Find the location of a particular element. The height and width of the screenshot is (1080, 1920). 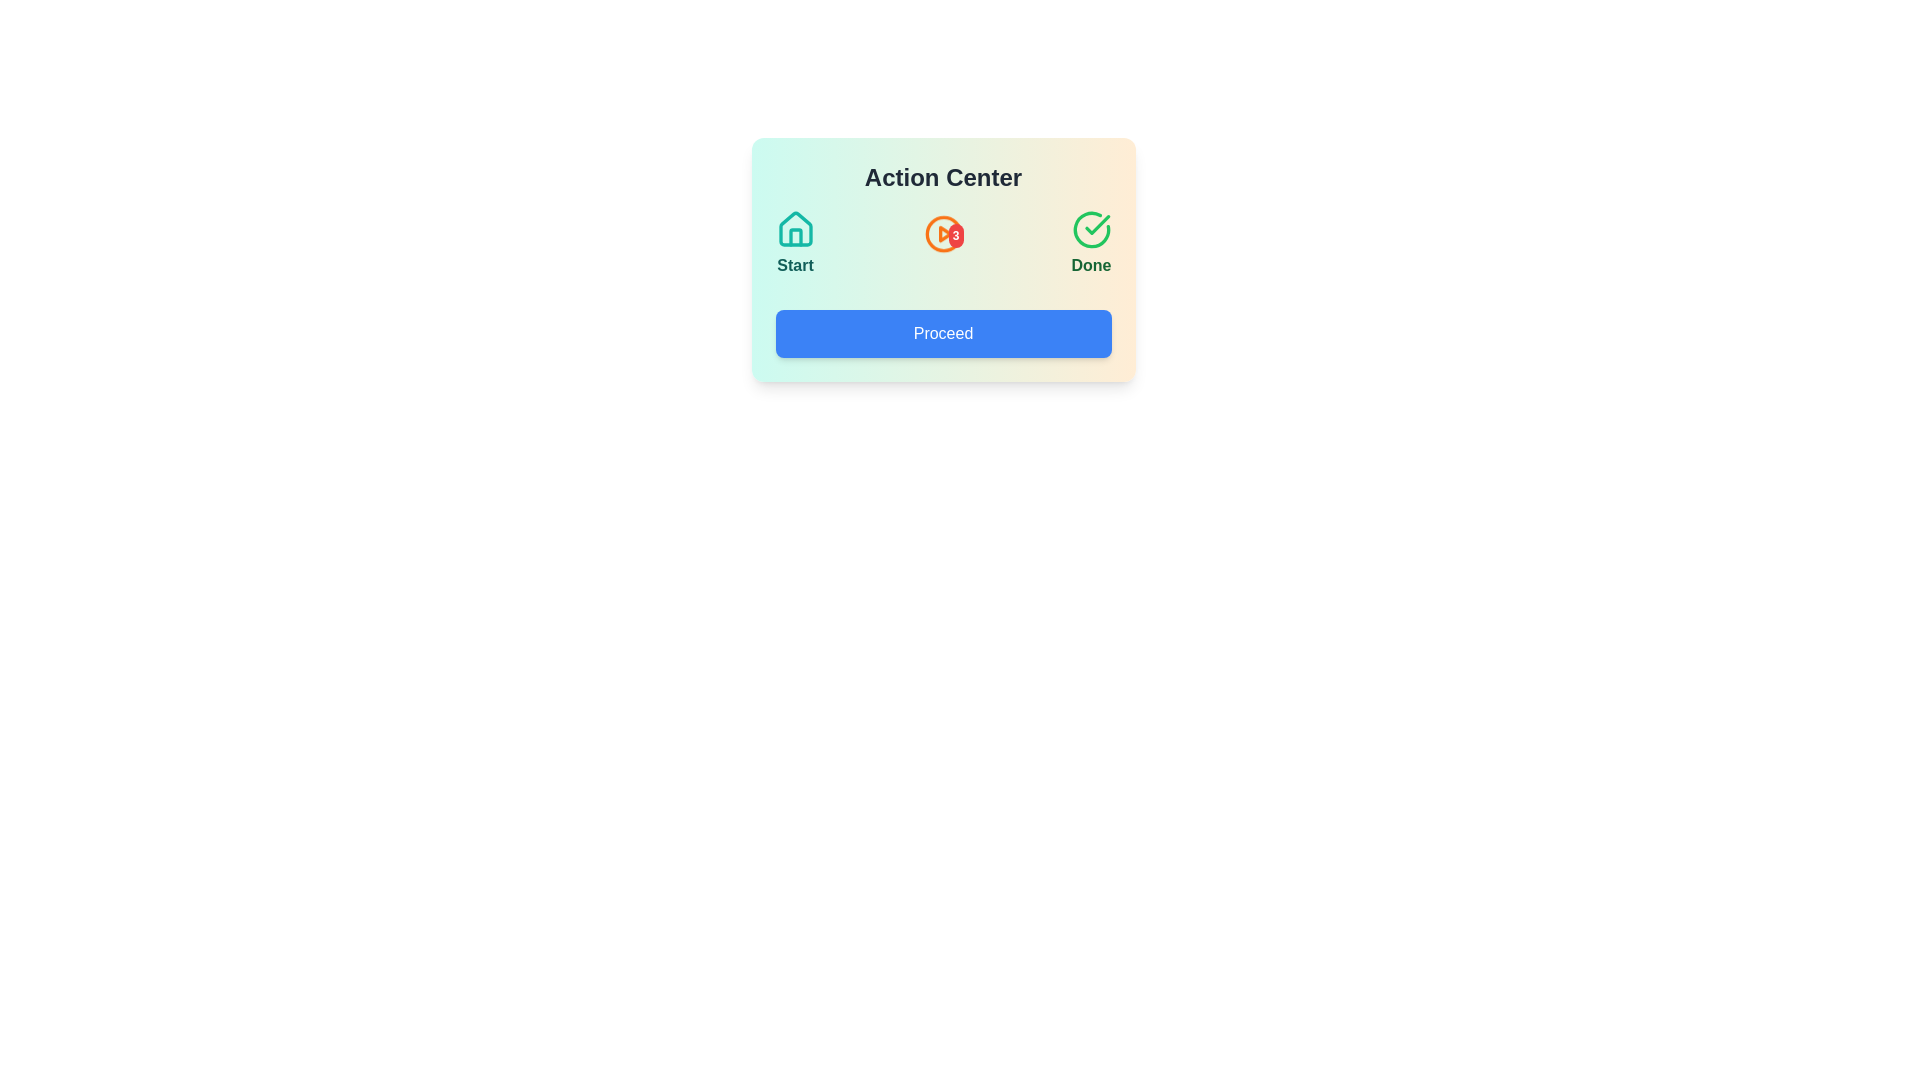

the stylized house icon represented by a teal-colored line, located above the label 'Start' and left of the 'Done' icon in the 'Action Center' card is located at coordinates (794, 229).